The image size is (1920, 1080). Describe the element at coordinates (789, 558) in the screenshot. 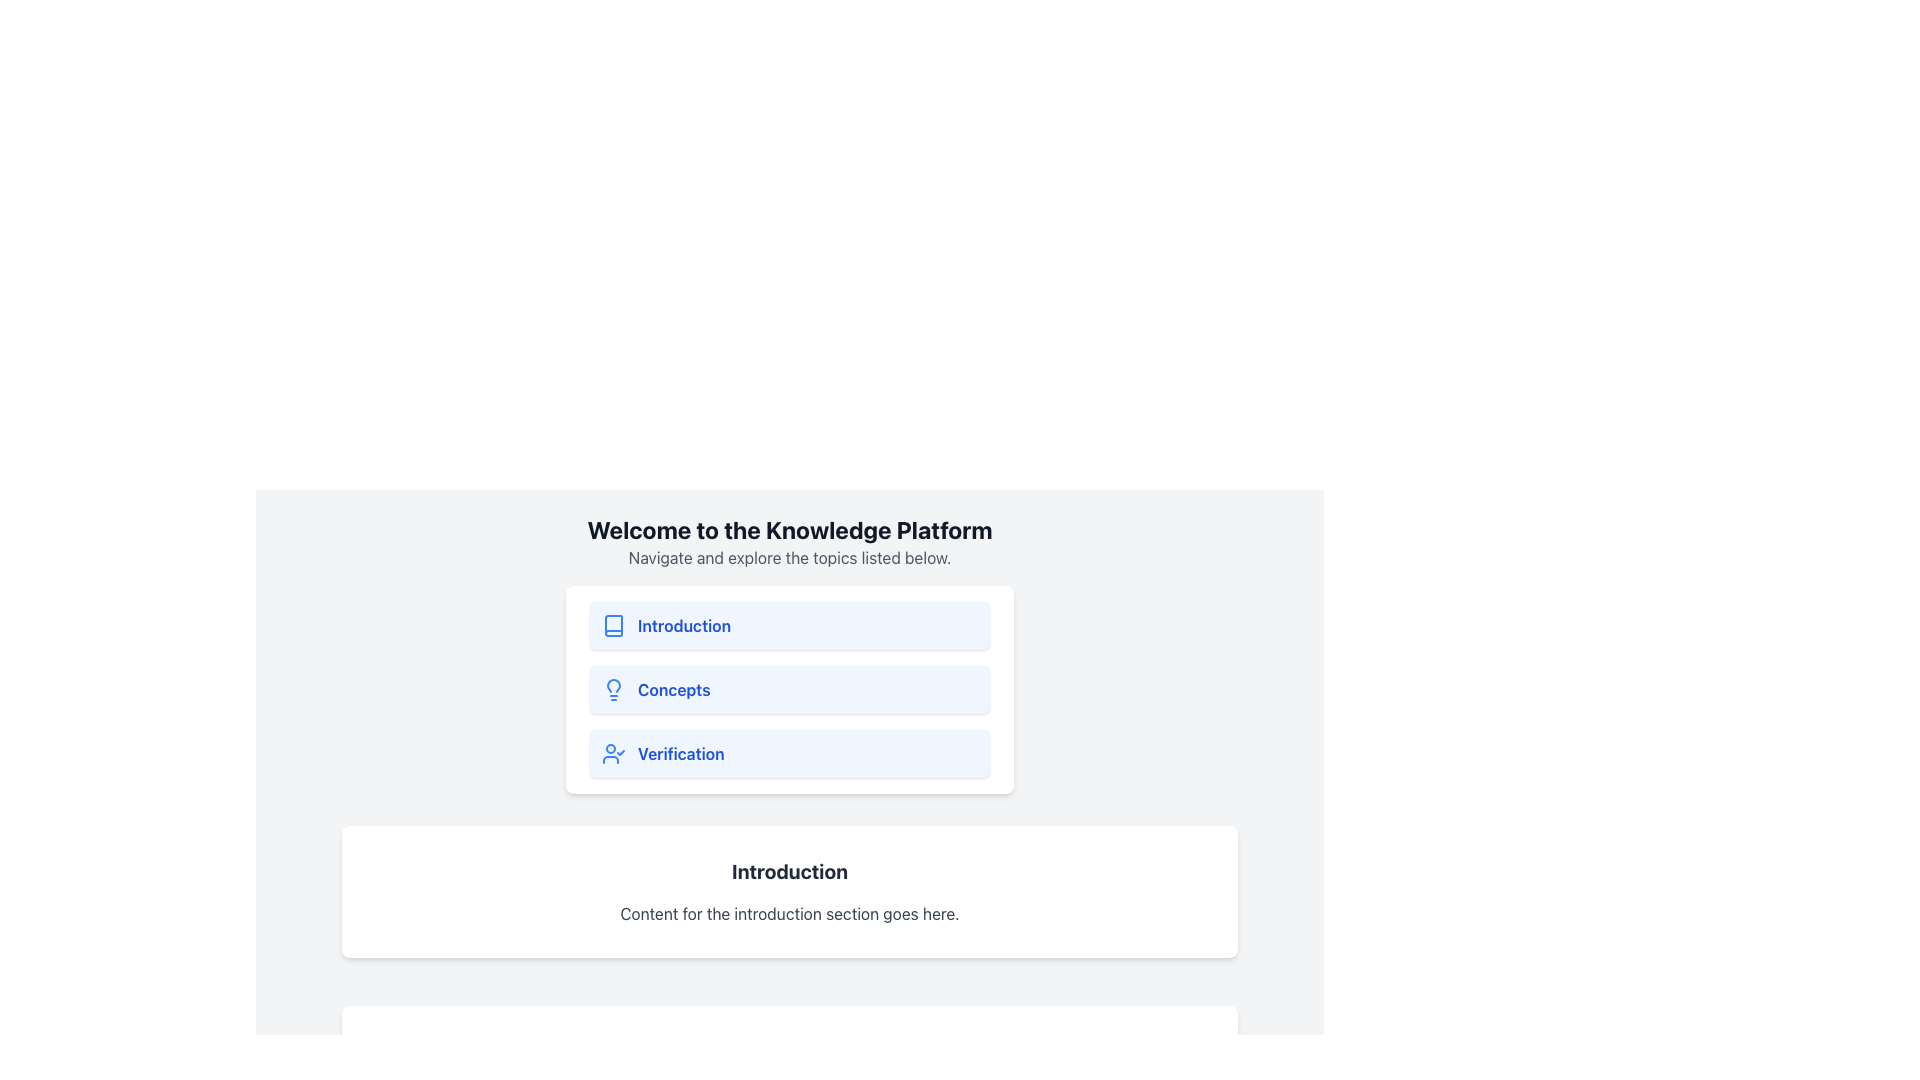

I see `instruction provided by the text label located directly beneath the heading 'Welcome to the Knowledge Platform.'` at that location.